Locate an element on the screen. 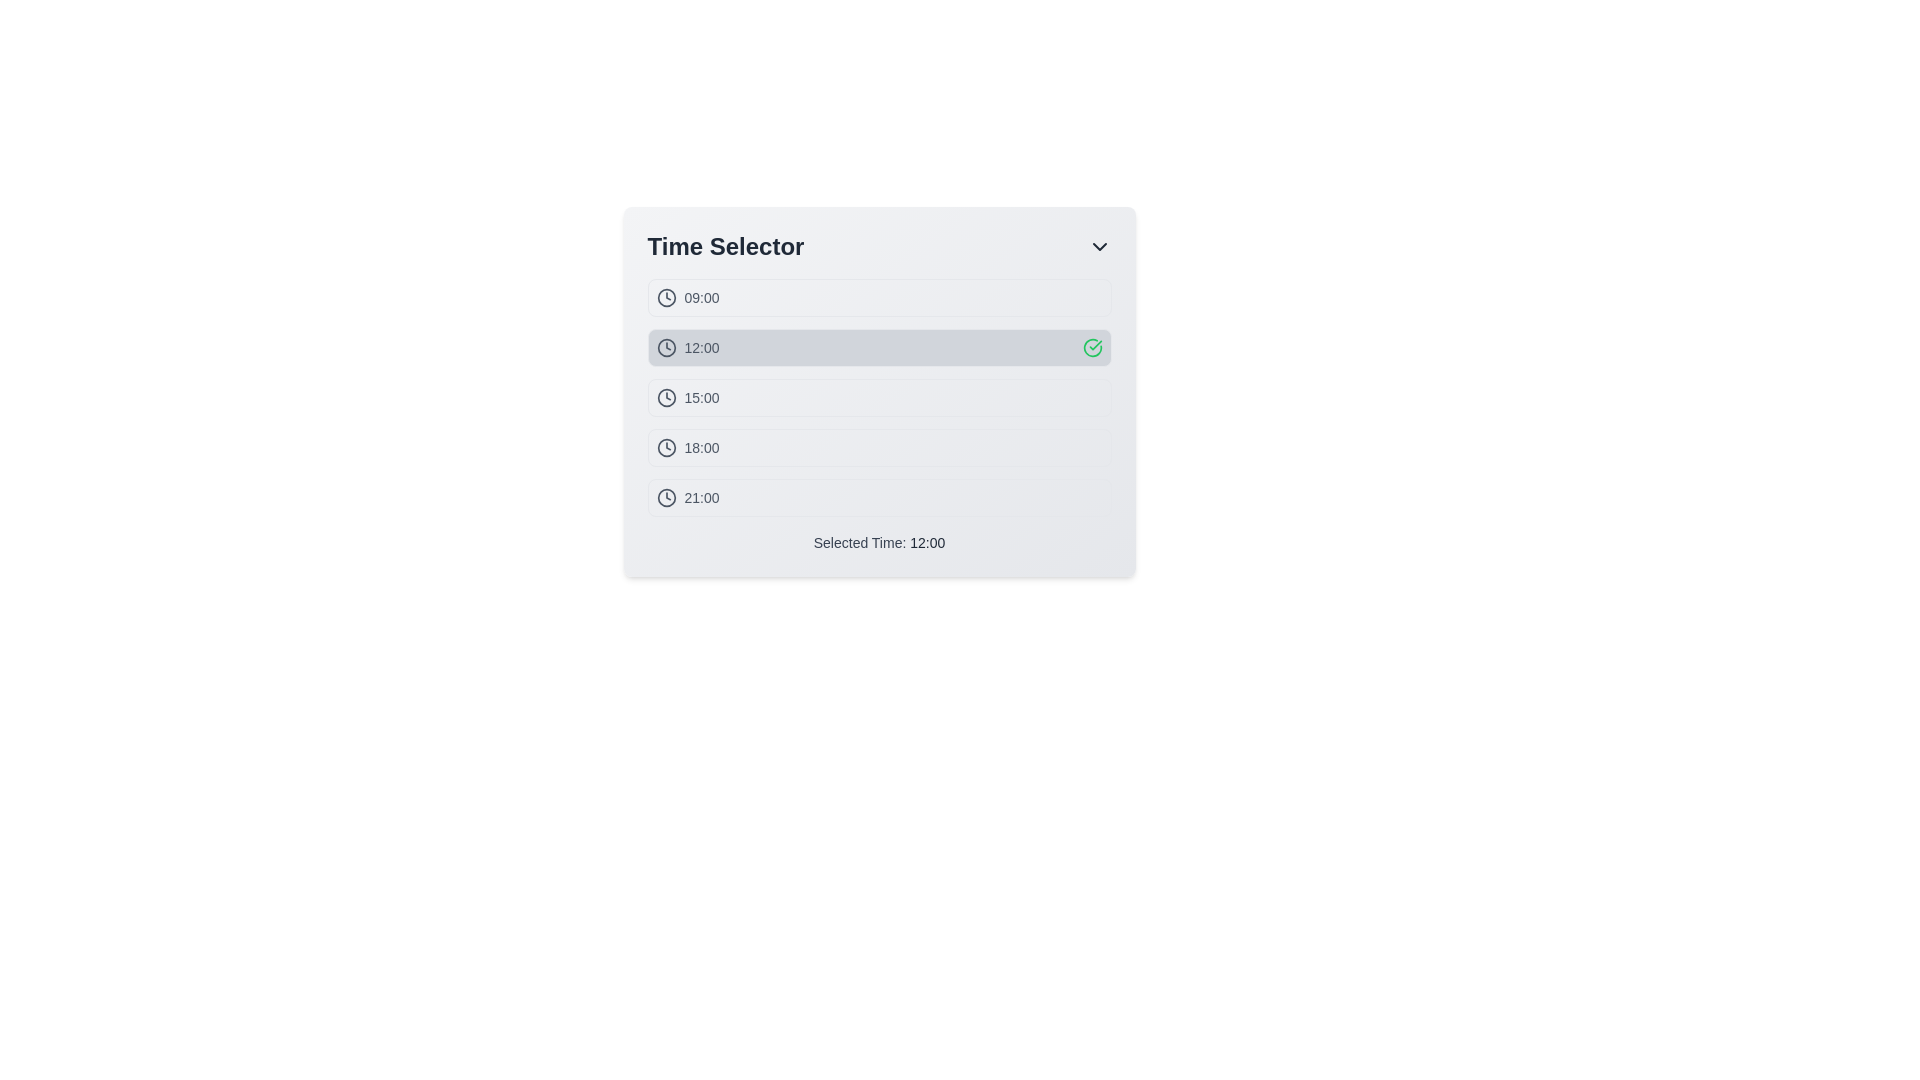 The width and height of the screenshot is (1920, 1080). the small circular clock icon located to the left of the '18:00' text in the fourth row of the time selection interface is located at coordinates (666, 446).